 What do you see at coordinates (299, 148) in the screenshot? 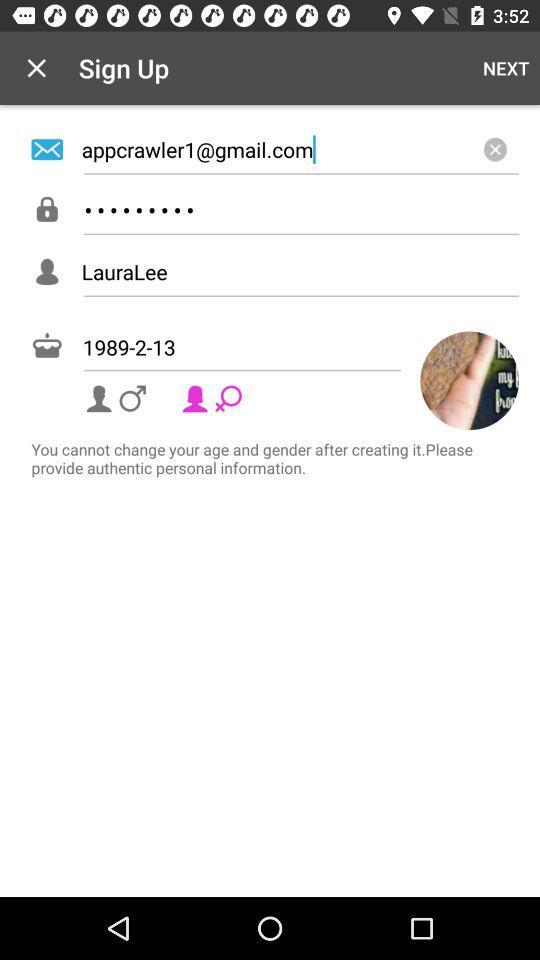
I see `icon below the next item` at bounding box center [299, 148].